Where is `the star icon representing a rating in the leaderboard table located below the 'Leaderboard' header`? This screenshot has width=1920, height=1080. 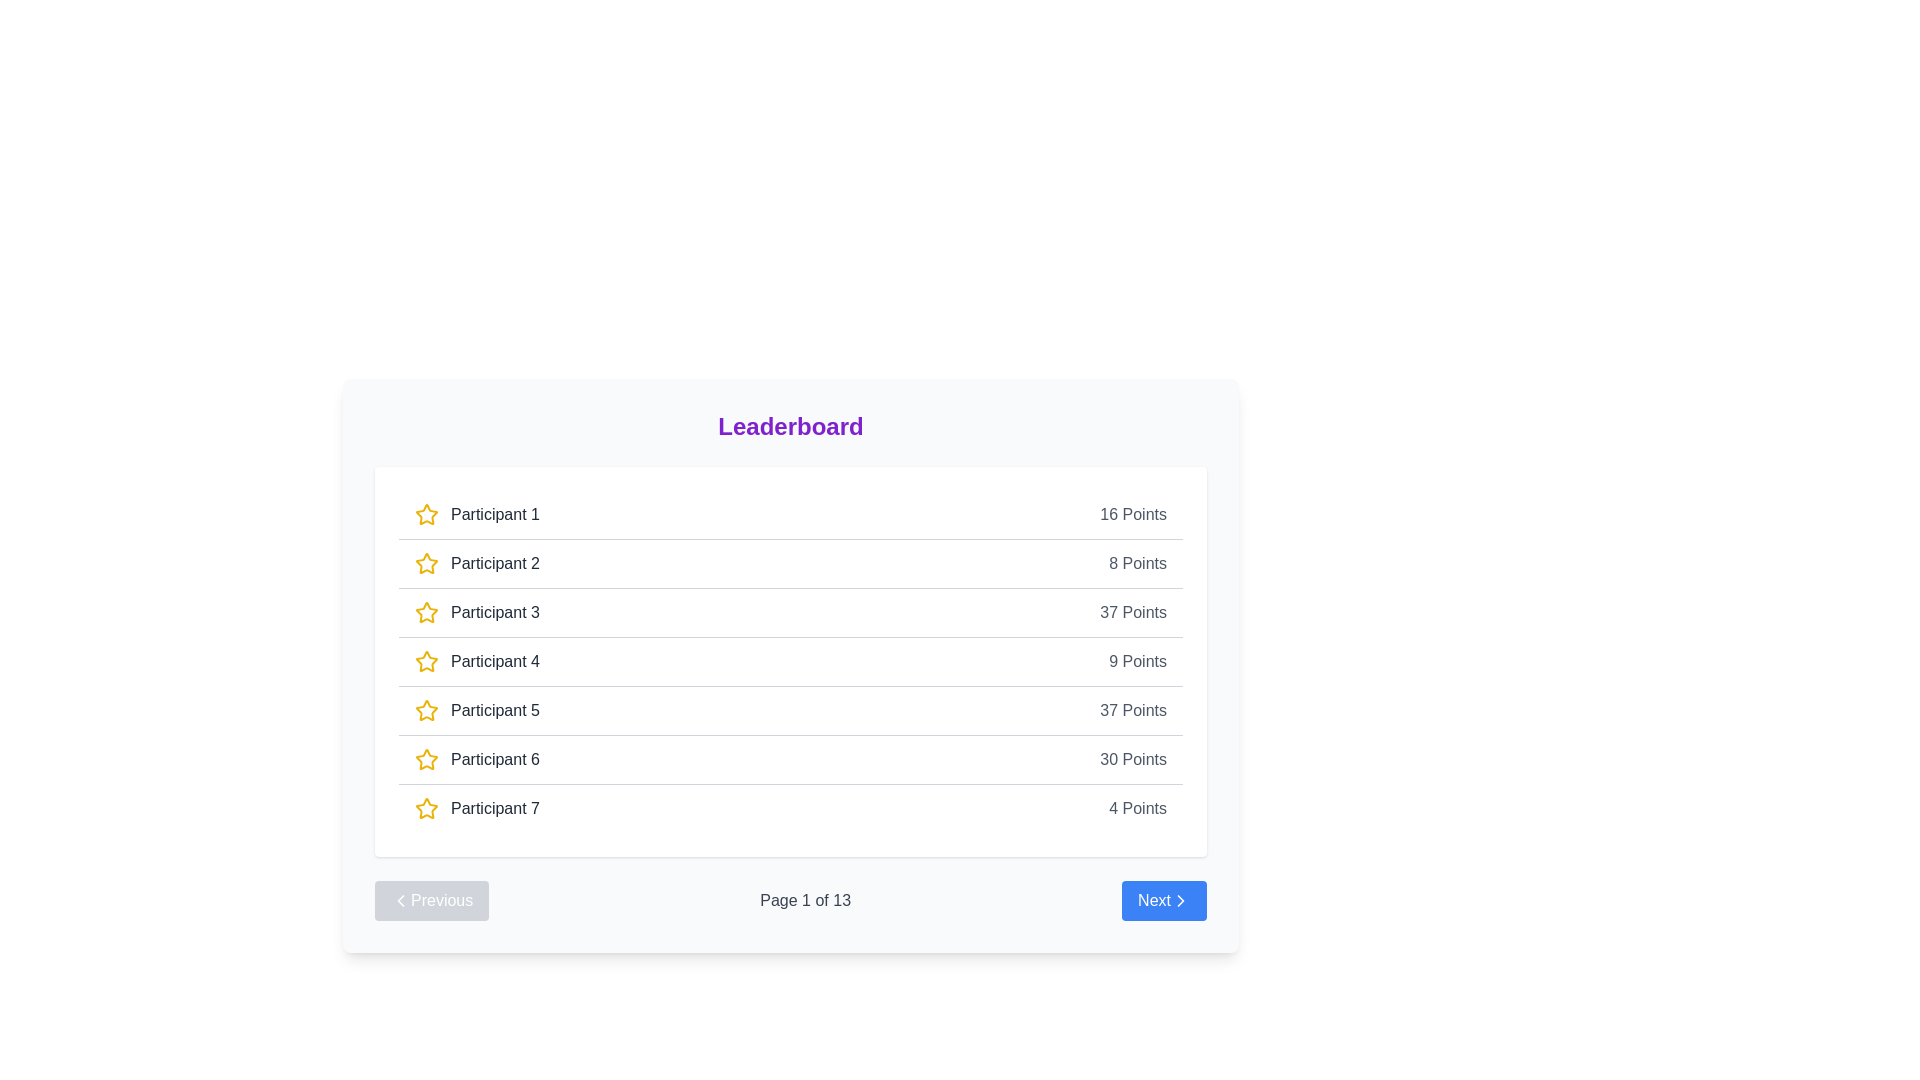
the star icon representing a rating in the leaderboard table located below the 'Leaderboard' header is located at coordinates (426, 513).